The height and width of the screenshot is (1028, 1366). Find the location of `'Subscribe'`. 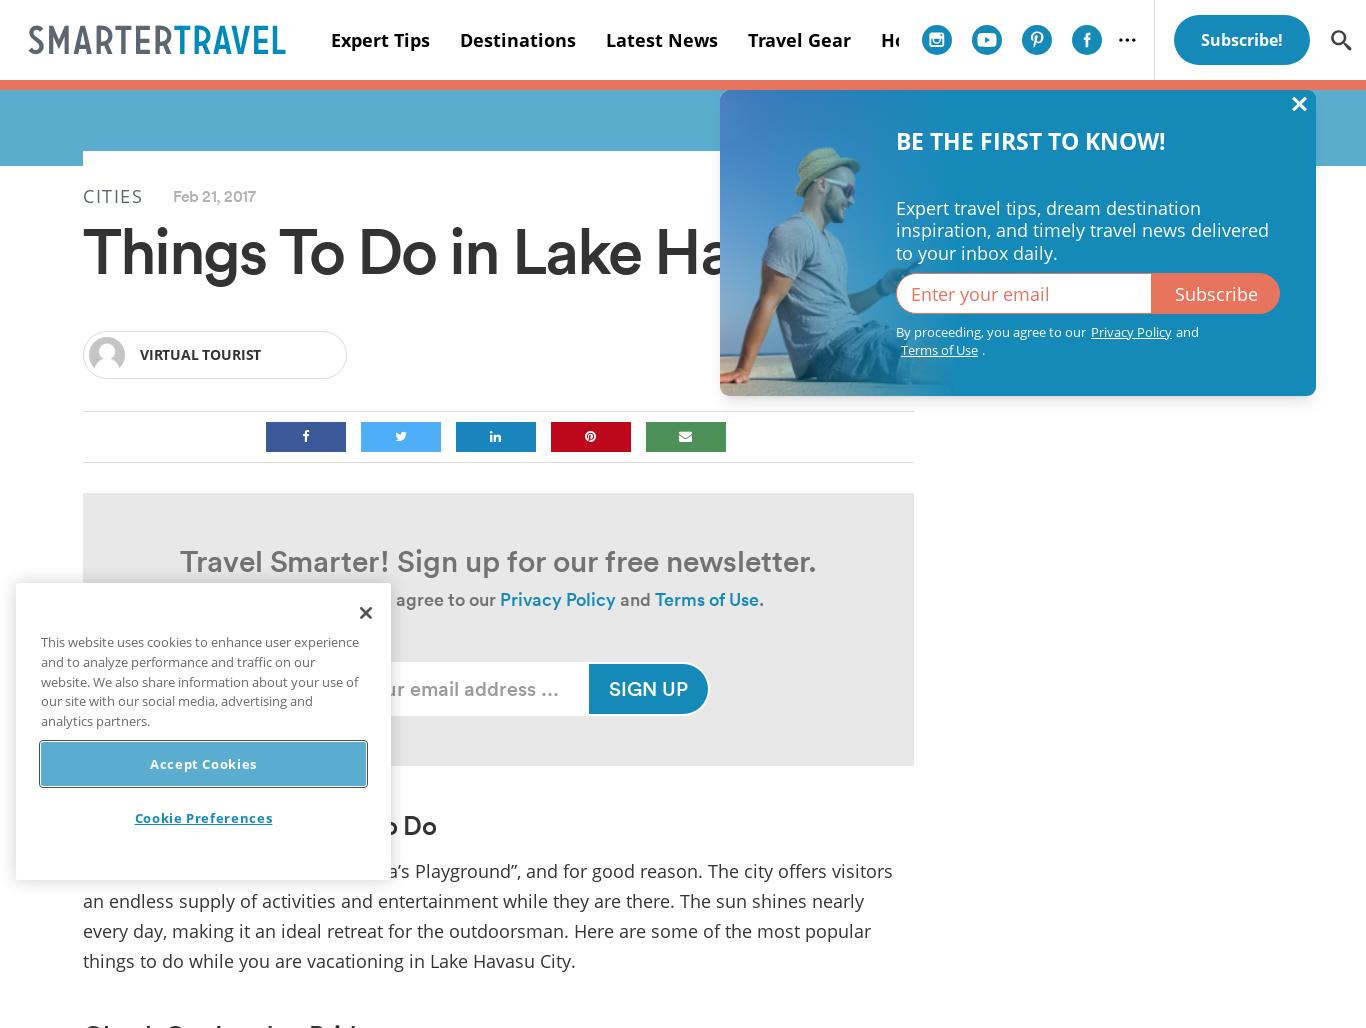

'Subscribe' is located at coordinates (1215, 292).